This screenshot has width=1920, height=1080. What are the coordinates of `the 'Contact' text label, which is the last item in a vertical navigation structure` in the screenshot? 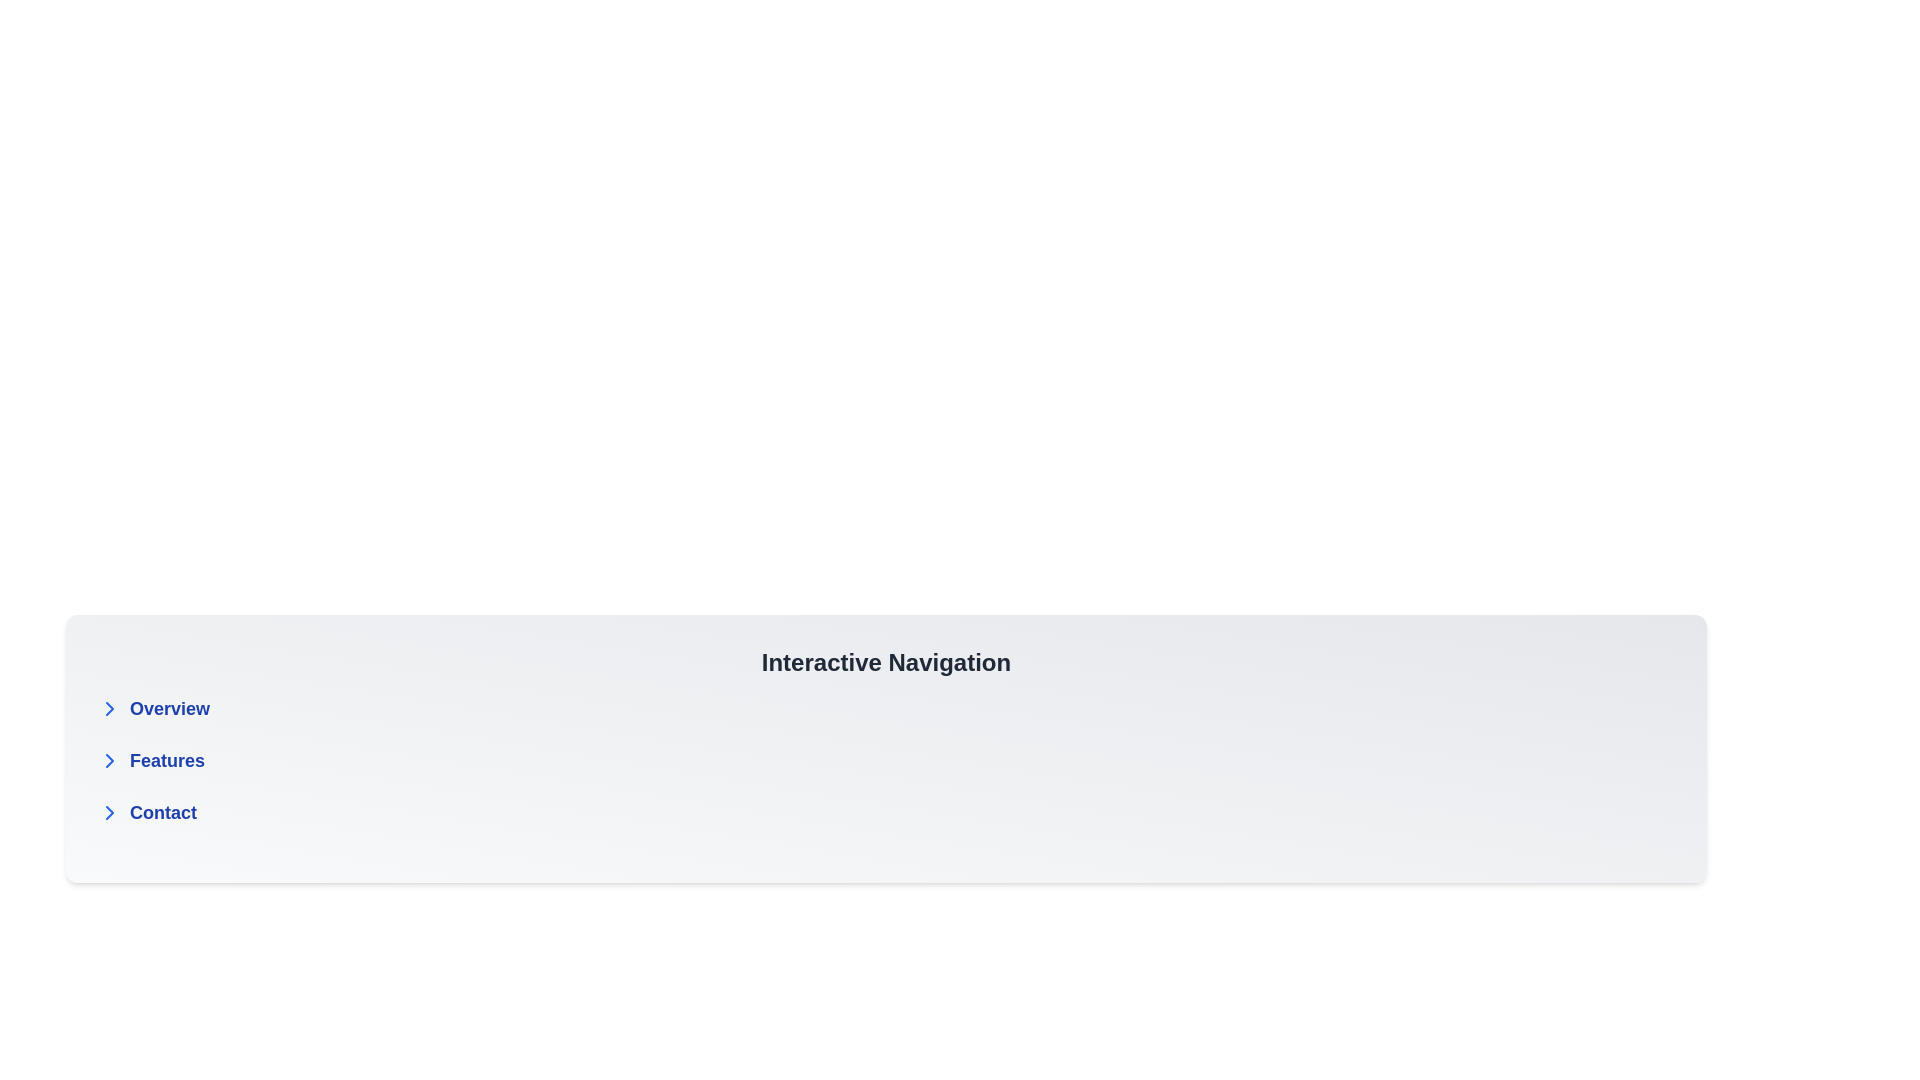 It's located at (163, 813).